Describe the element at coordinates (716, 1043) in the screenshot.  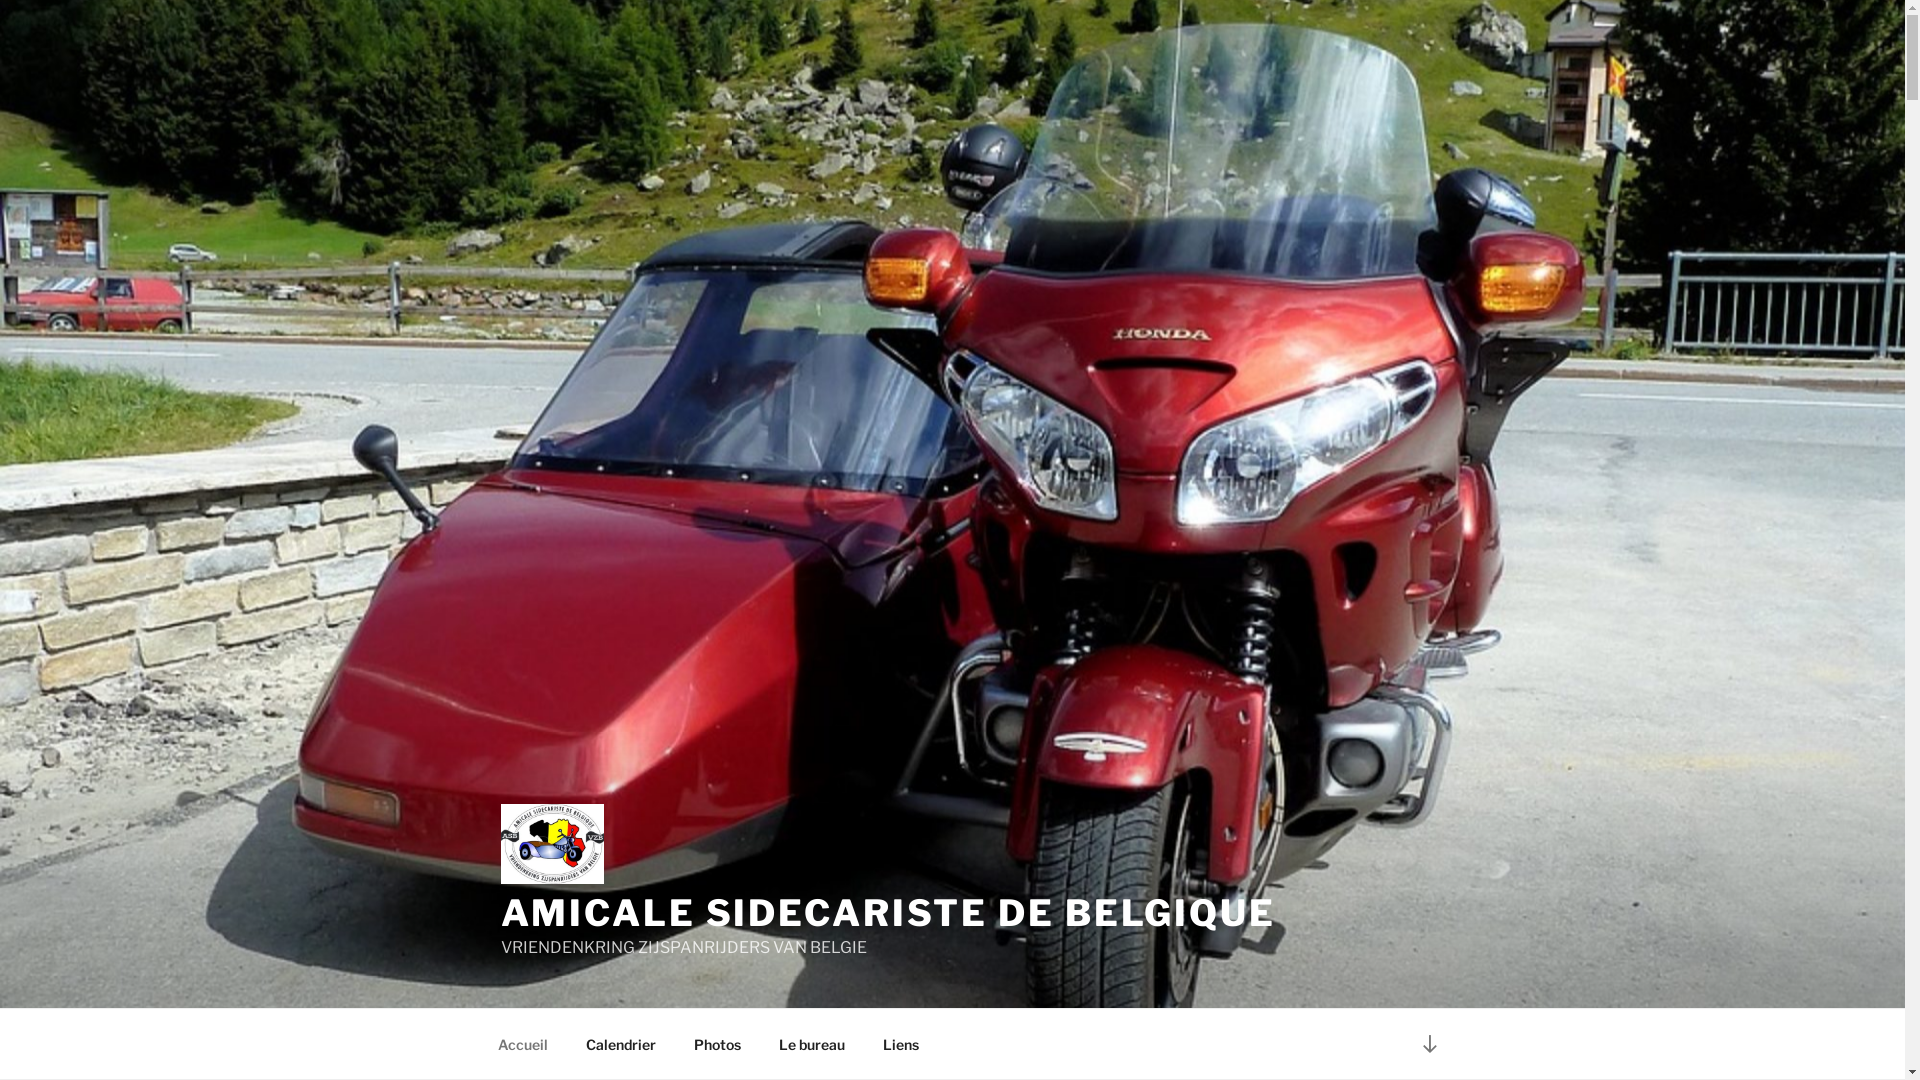
I see `'Photos'` at that location.